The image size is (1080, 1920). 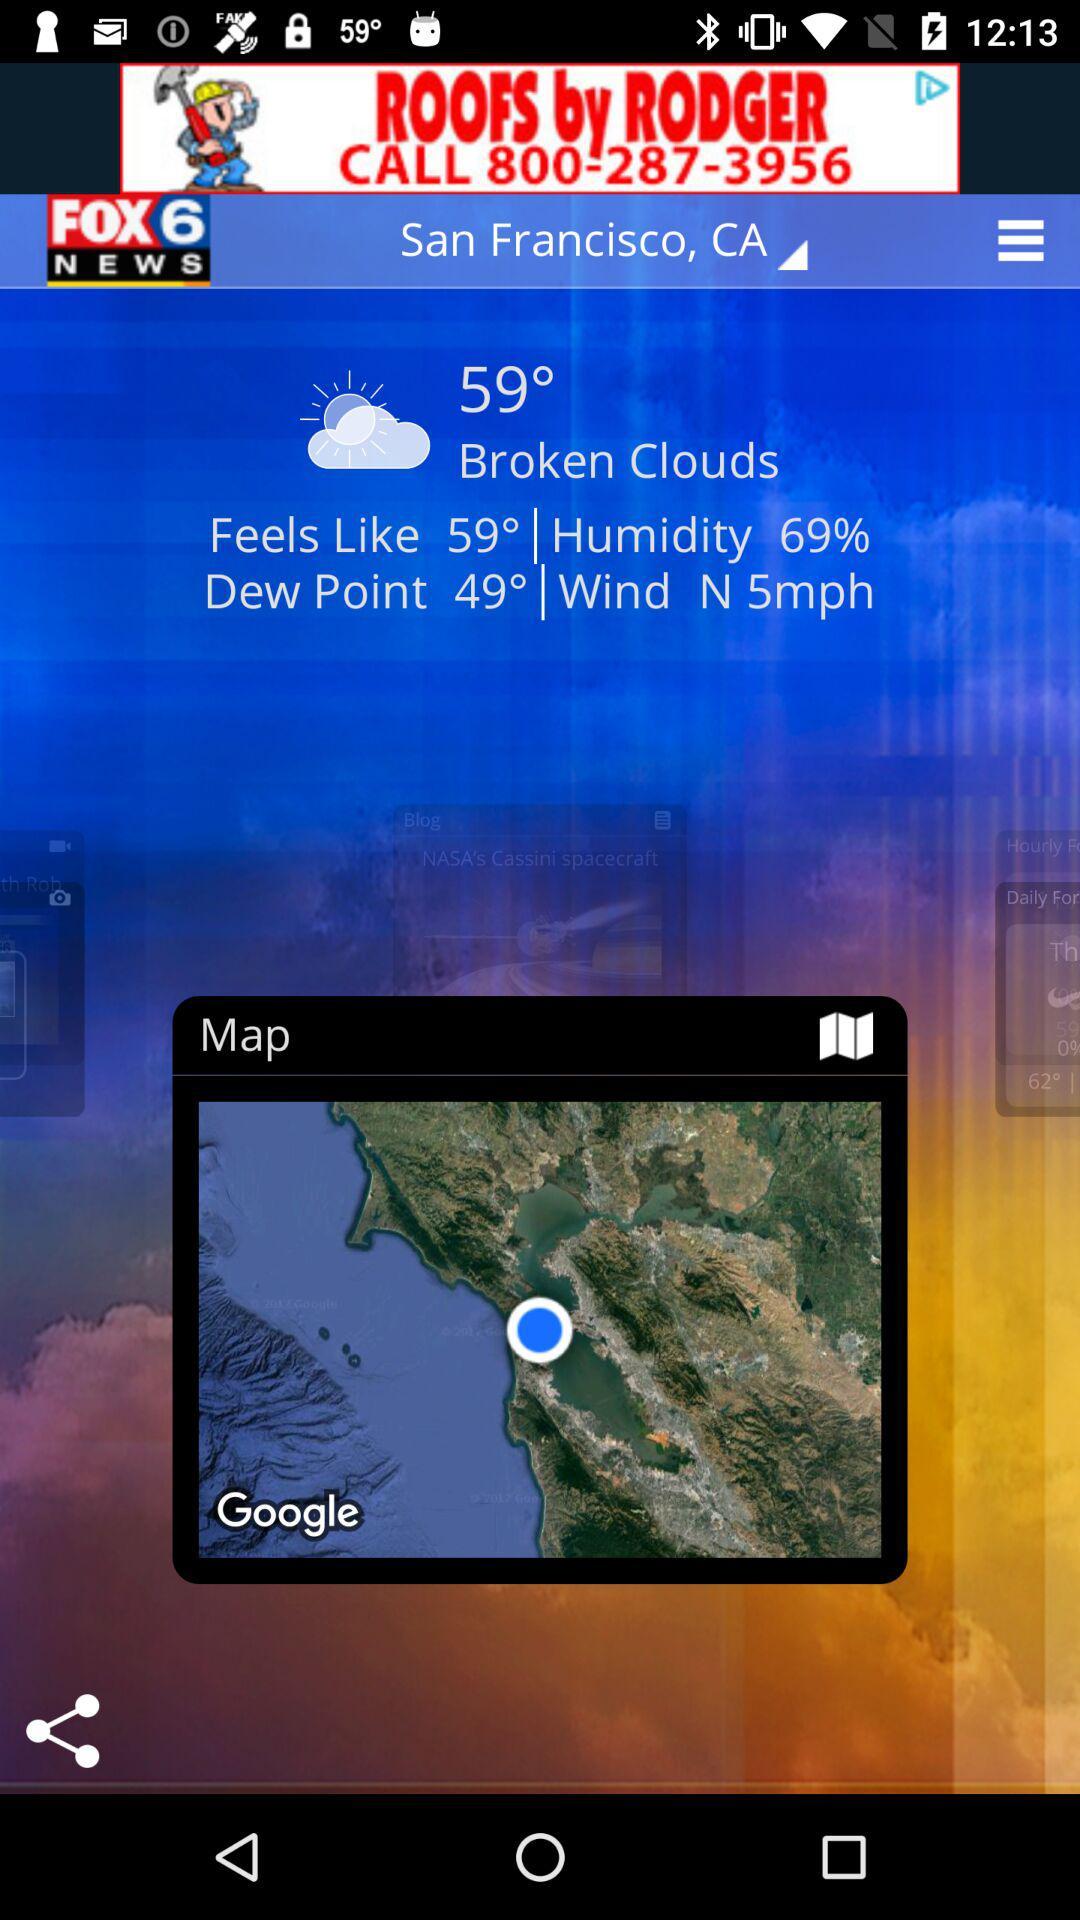 What do you see at coordinates (131, 240) in the screenshot?
I see `the sliders icon` at bounding box center [131, 240].